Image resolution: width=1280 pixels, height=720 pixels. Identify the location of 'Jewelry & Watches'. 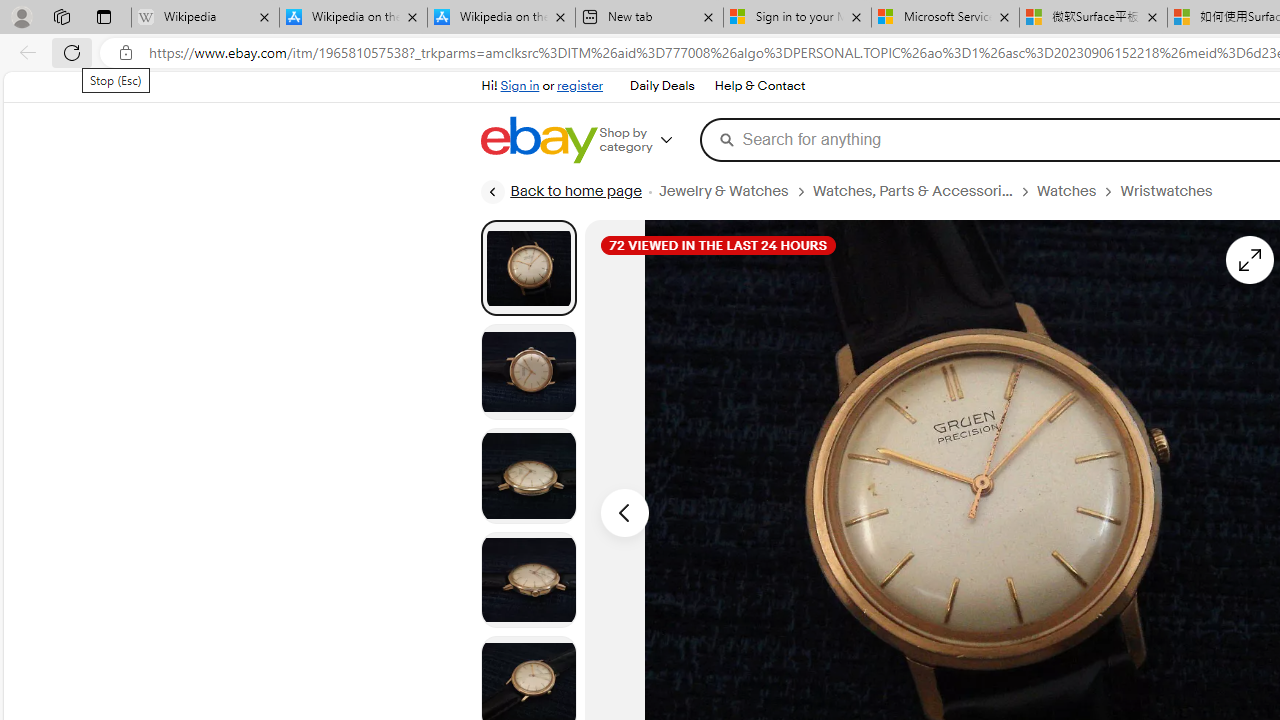
(734, 191).